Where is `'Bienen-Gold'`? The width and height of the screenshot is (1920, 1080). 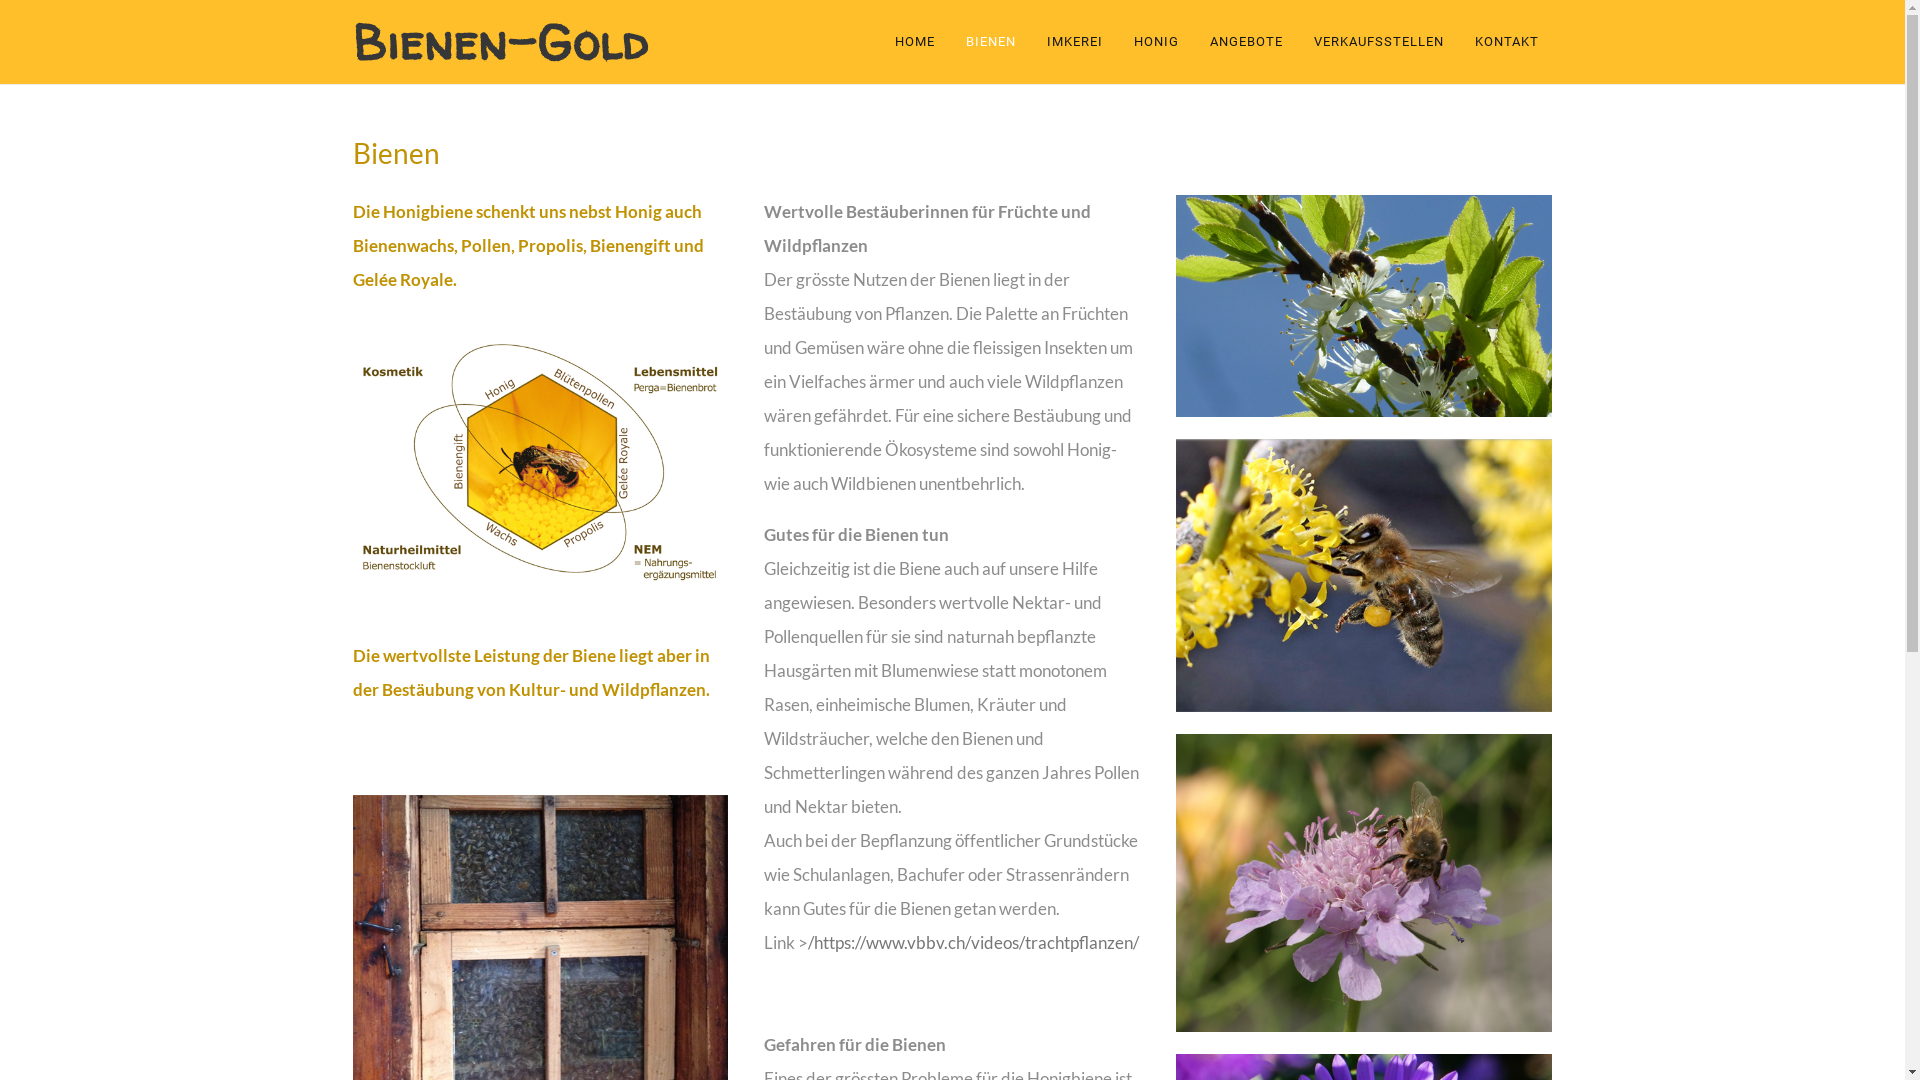 'Bienen-Gold' is located at coordinates (351, 42).